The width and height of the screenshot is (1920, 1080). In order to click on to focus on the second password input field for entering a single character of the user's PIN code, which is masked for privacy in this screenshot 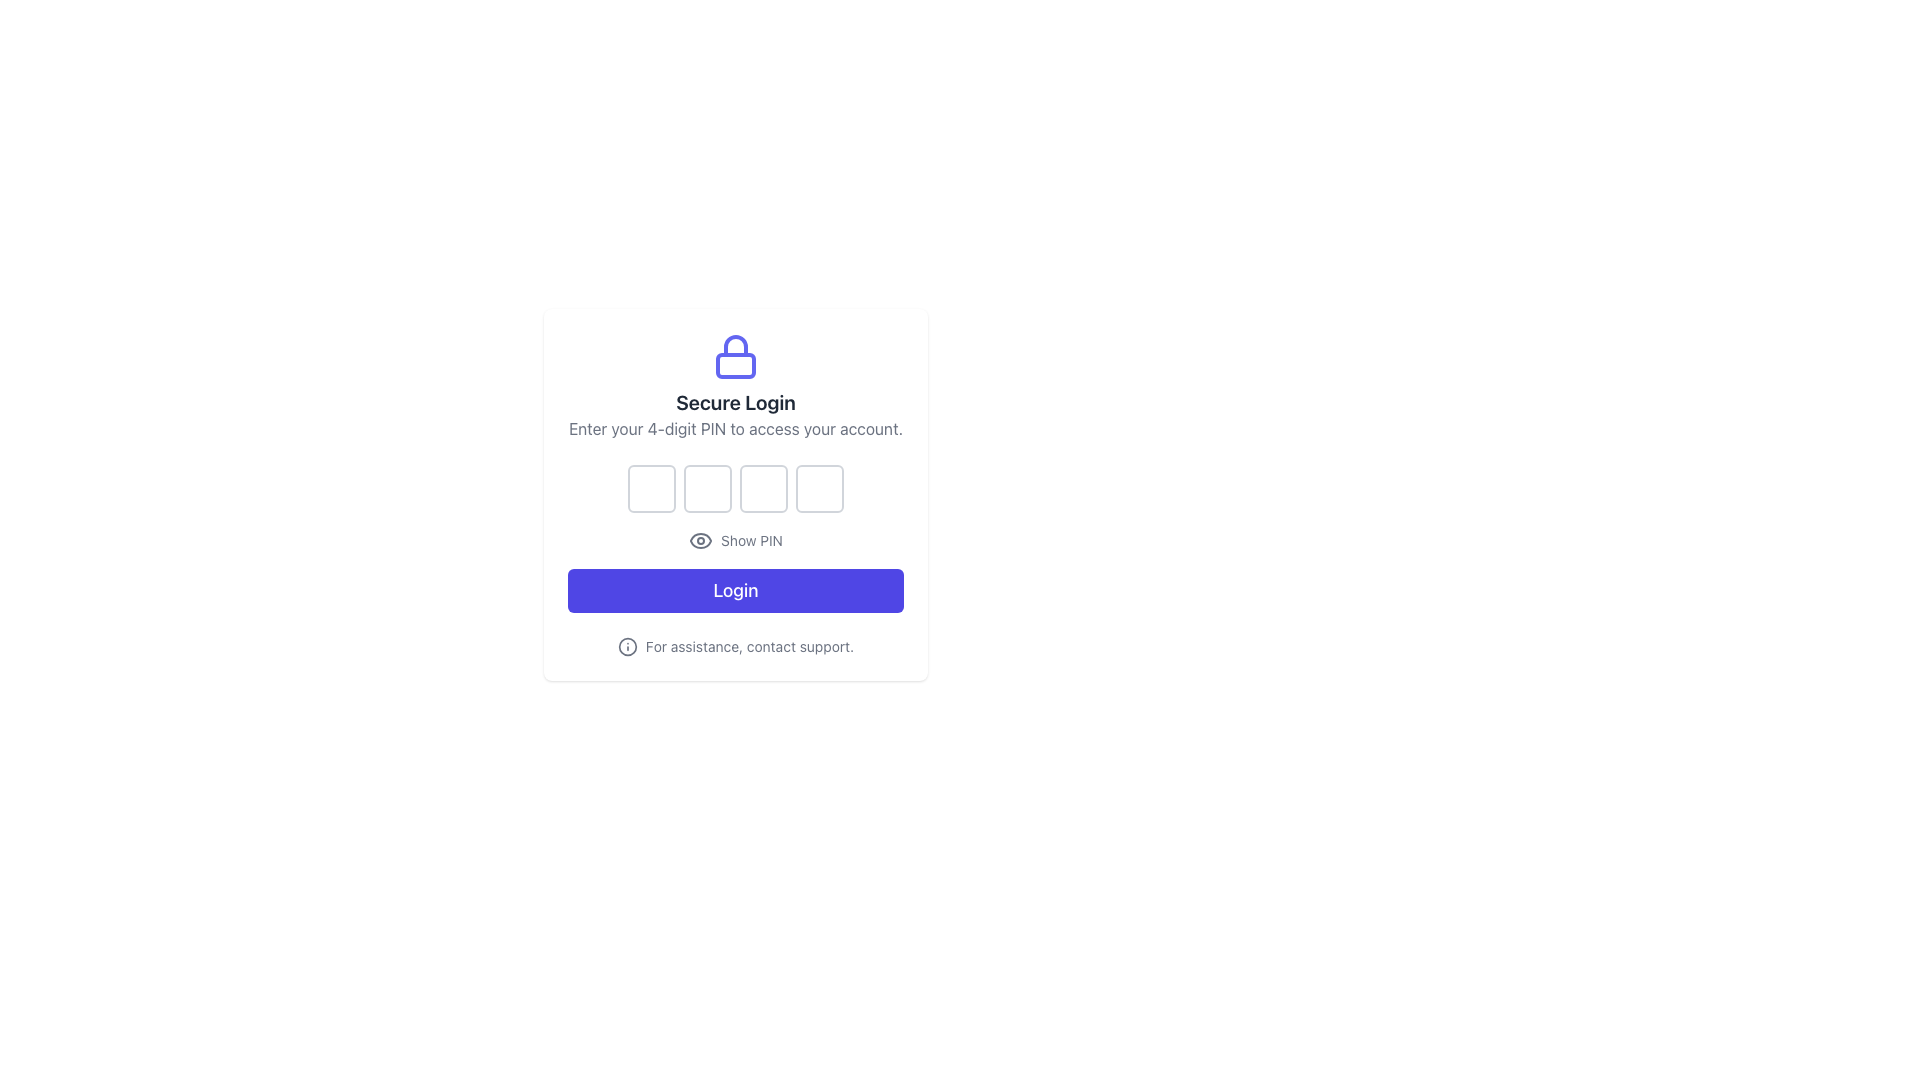, I will do `click(708, 489)`.